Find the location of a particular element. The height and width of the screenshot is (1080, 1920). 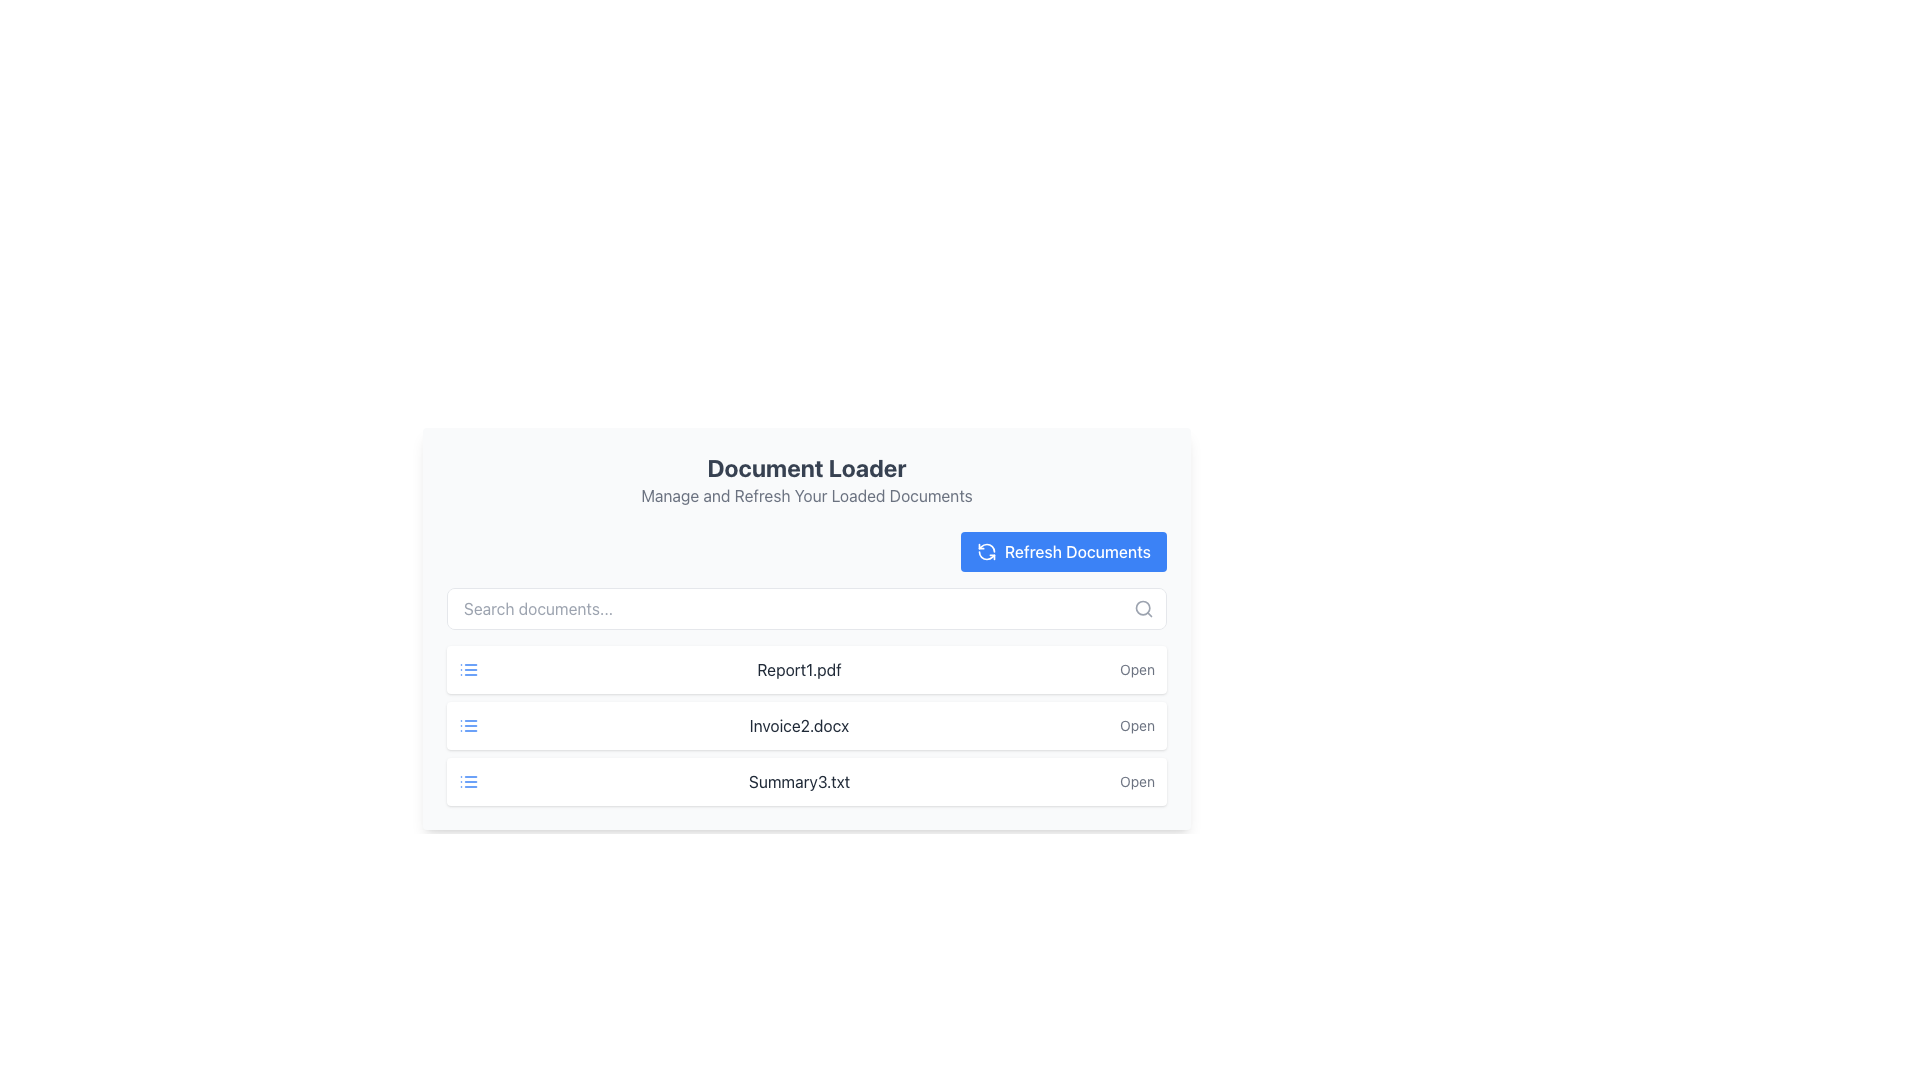

the text label displaying 'Invoice2.docx' in the Document Loader interface located in the second row of the list is located at coordinates (798, 725).